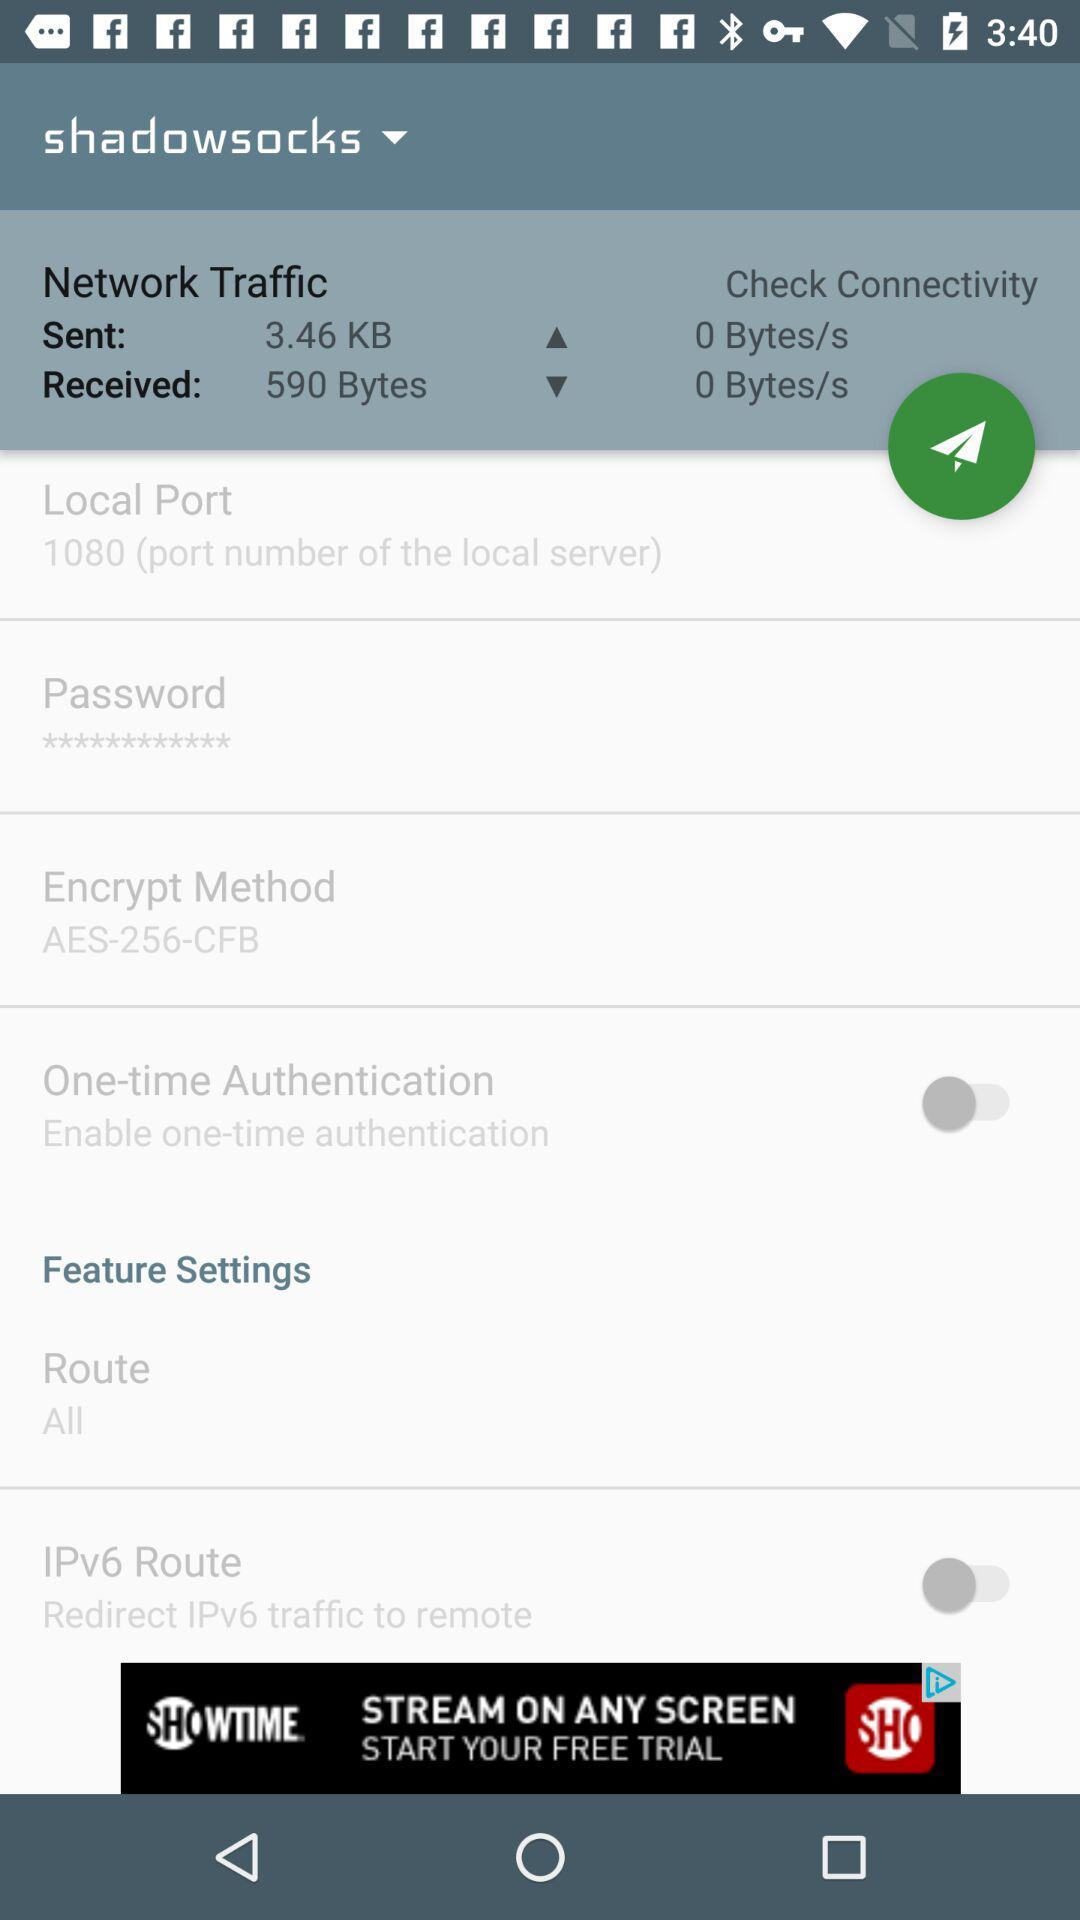 Image resolution: width=1080 pixels, height=1920 pixels. What do you see at coordinates (960, 445) in the screenshot?
I see `open location options` at bounding box center [960, 445].